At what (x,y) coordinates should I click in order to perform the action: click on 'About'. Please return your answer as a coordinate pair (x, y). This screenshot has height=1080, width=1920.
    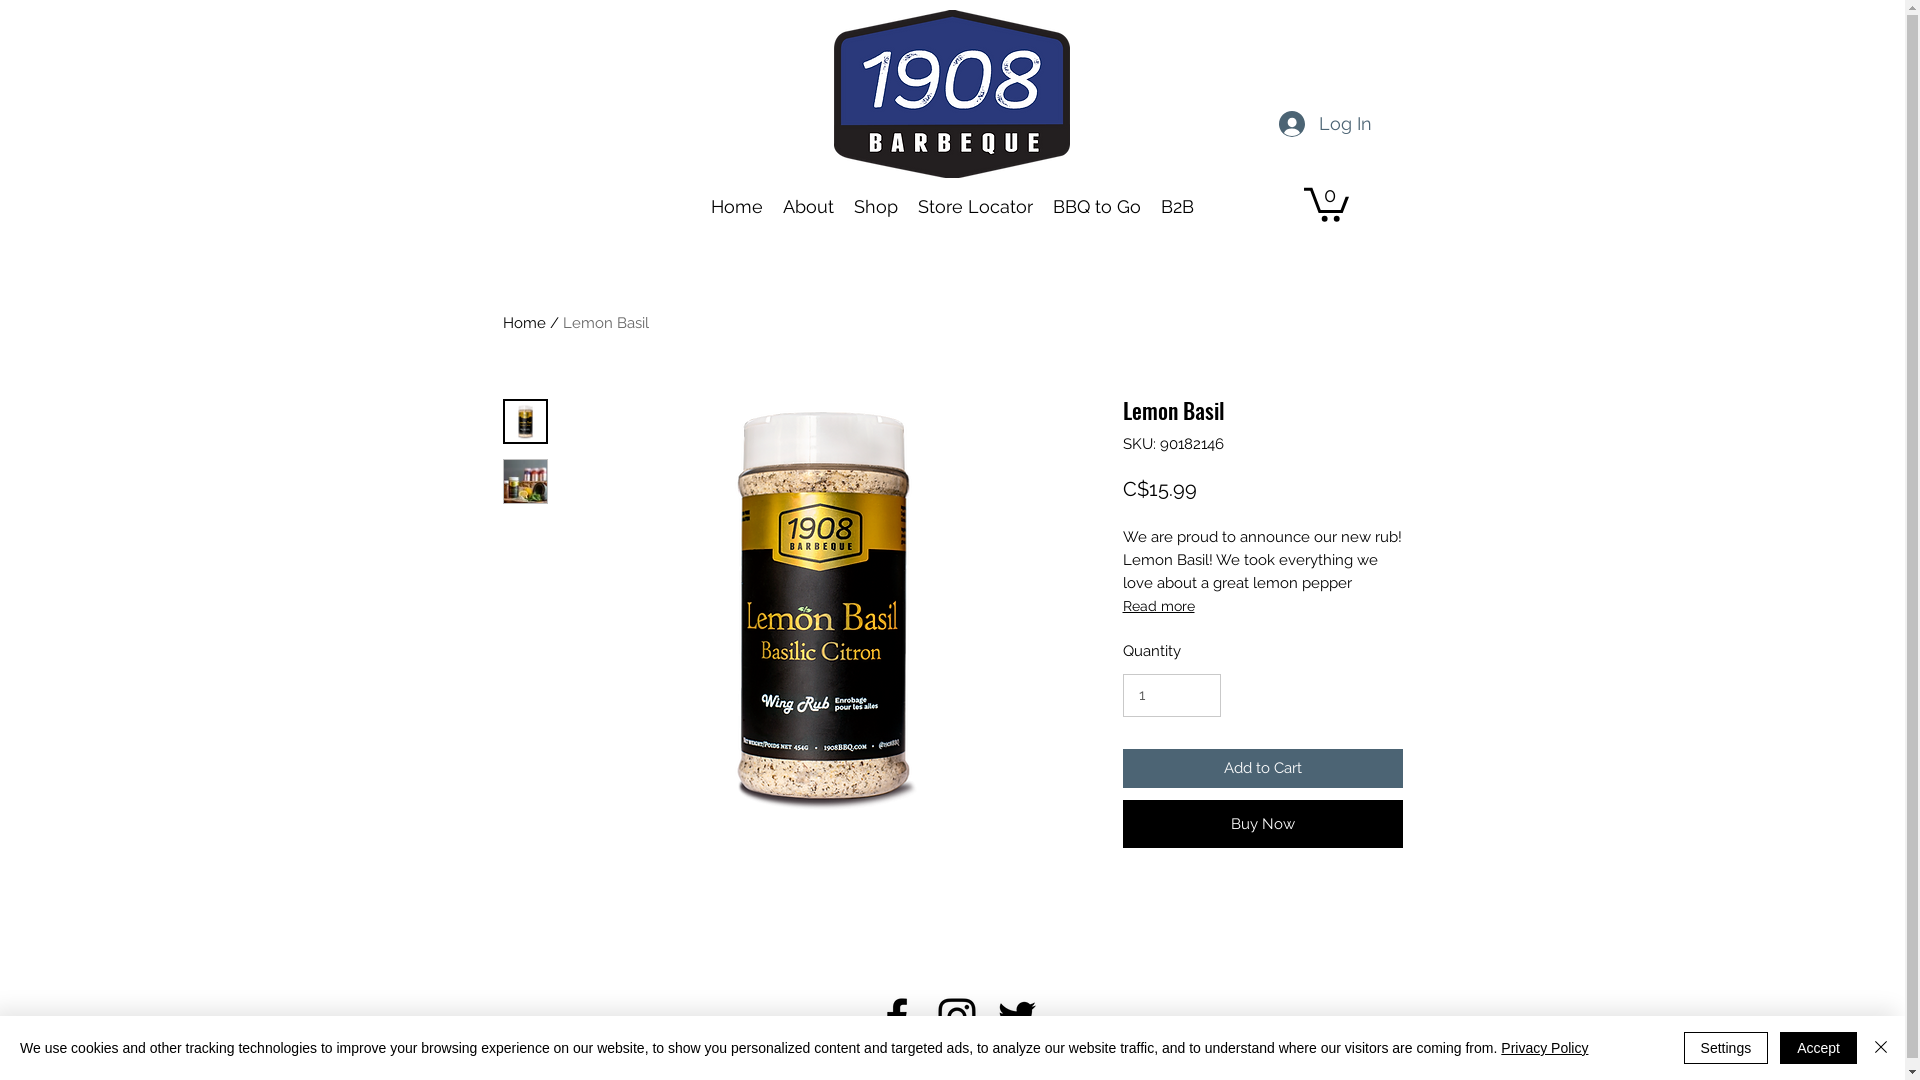
    Looking at the image, I should click on (771, 207).